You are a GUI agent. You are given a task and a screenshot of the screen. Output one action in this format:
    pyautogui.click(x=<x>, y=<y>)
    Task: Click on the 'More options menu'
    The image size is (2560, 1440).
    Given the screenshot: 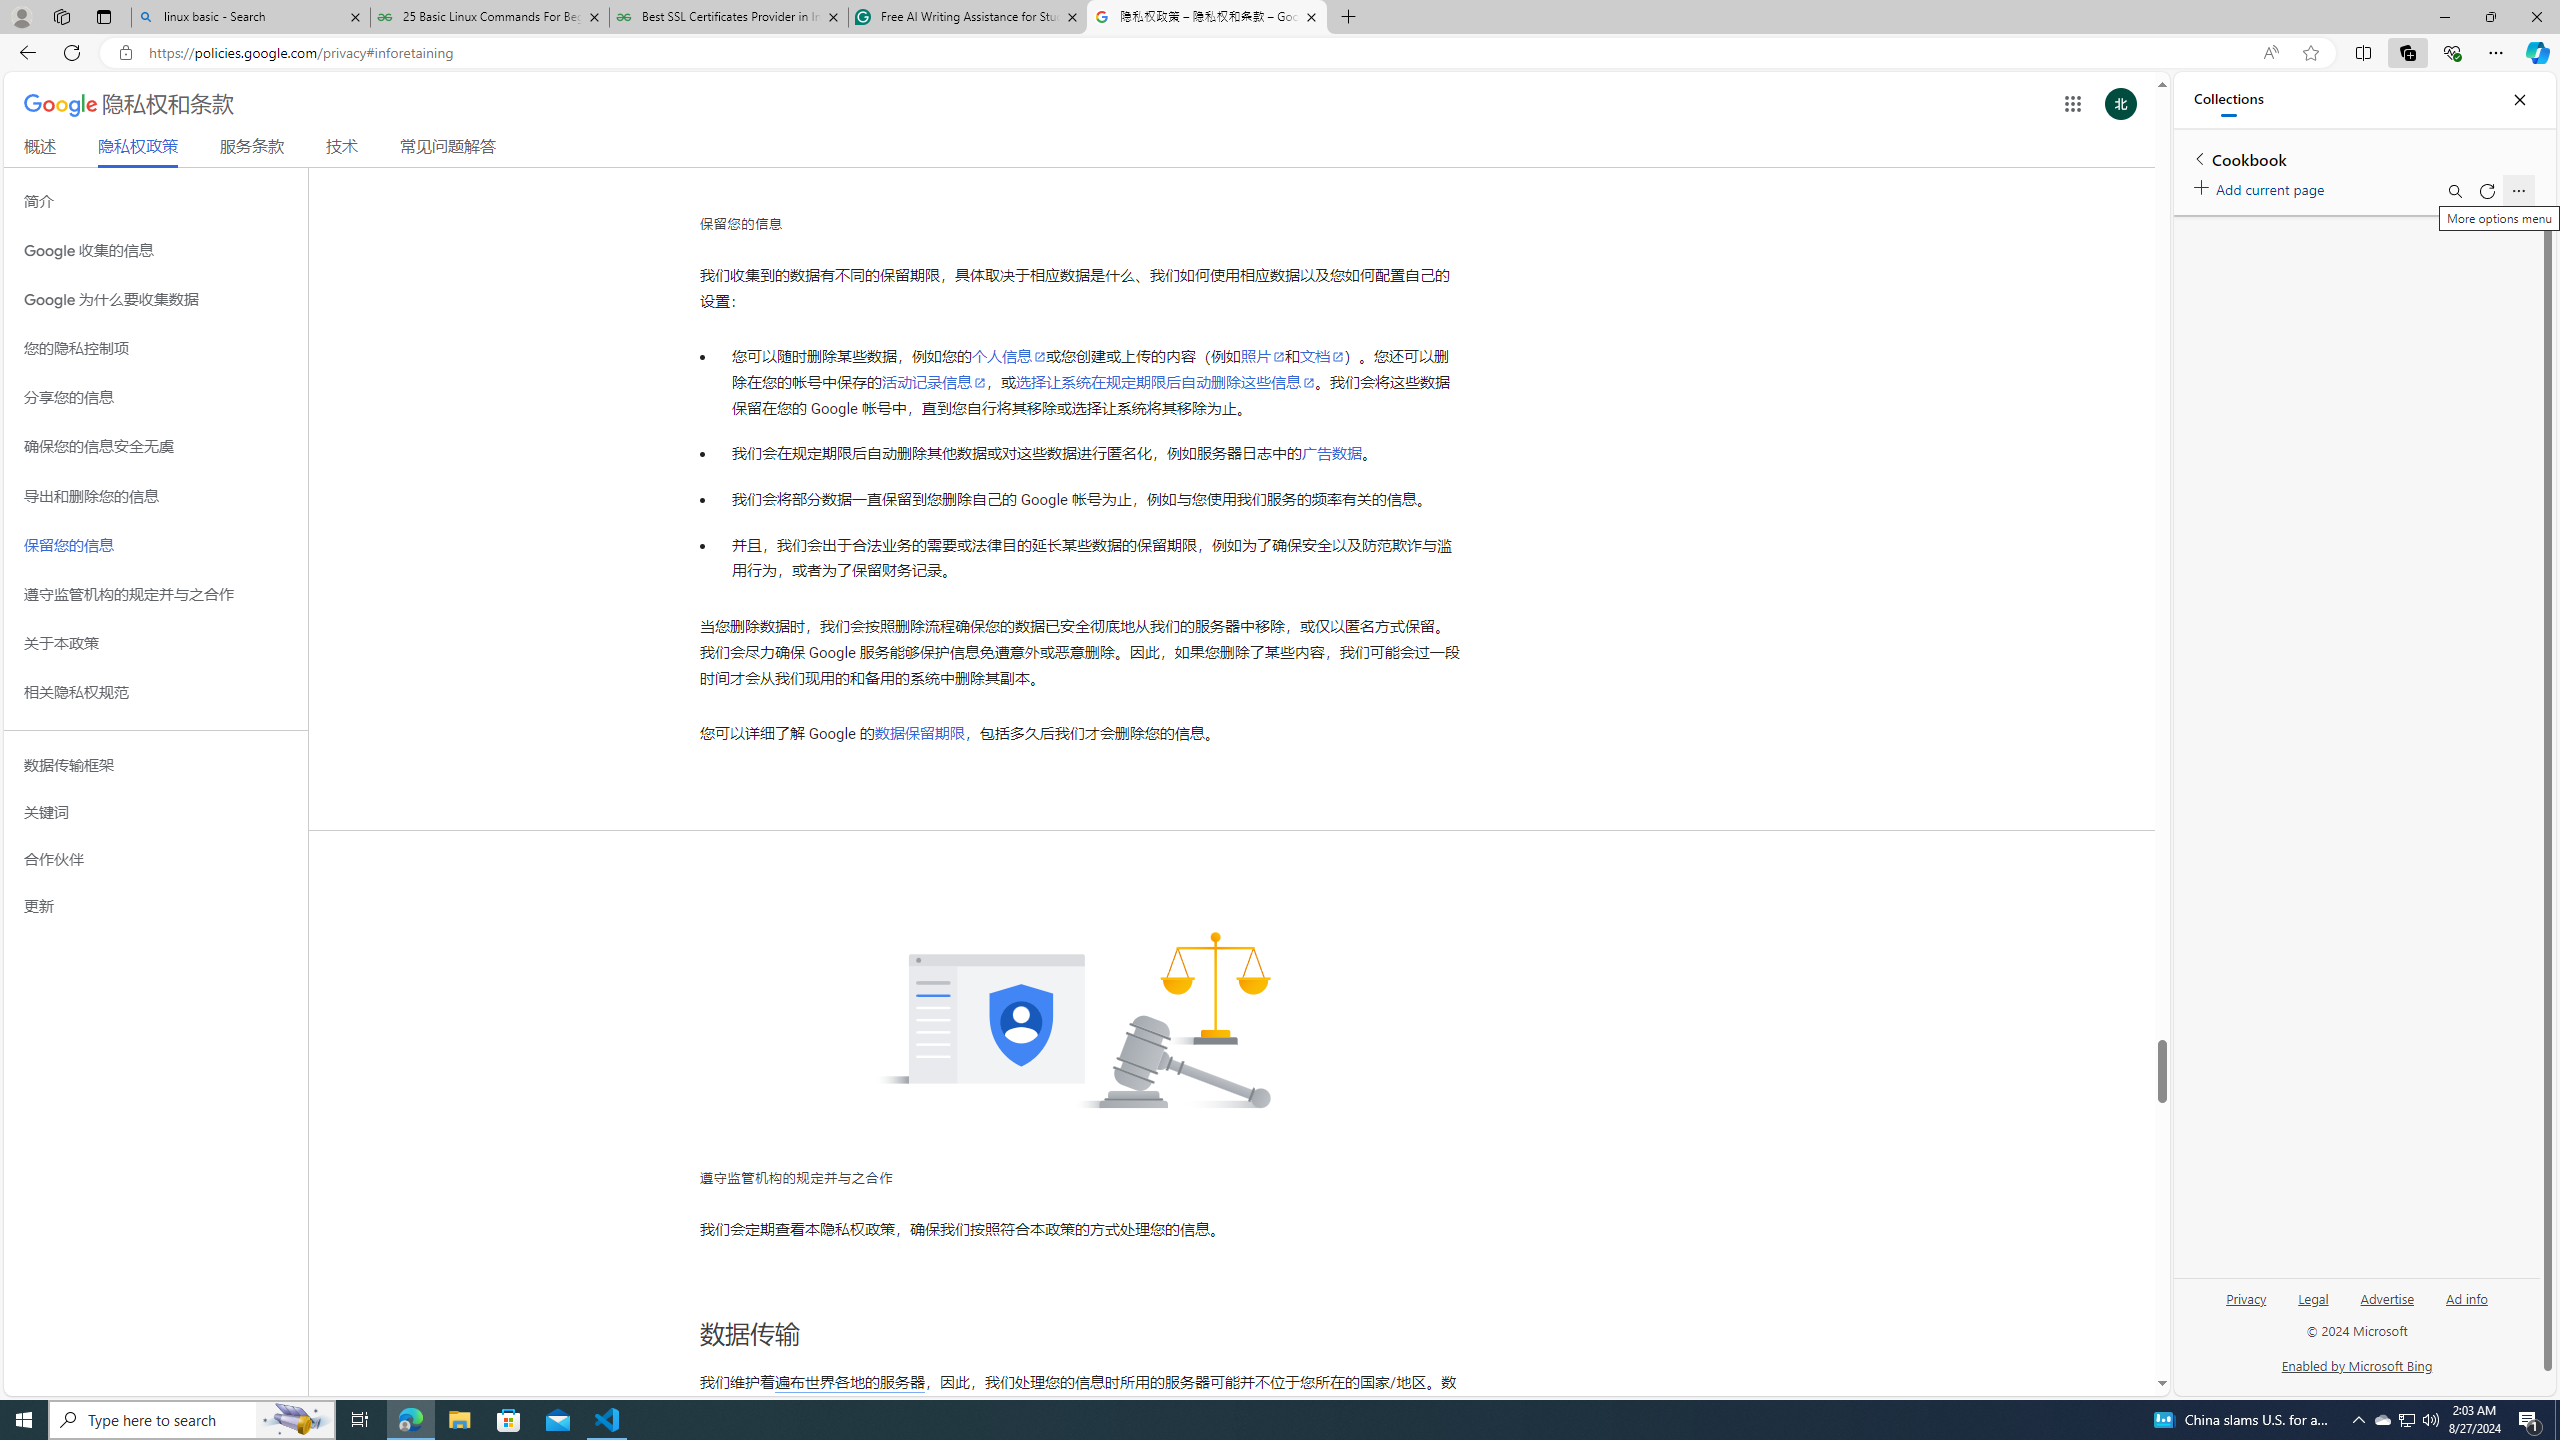 What is the action you would take?
    pyautogui.click(x=2519, y=191)
    